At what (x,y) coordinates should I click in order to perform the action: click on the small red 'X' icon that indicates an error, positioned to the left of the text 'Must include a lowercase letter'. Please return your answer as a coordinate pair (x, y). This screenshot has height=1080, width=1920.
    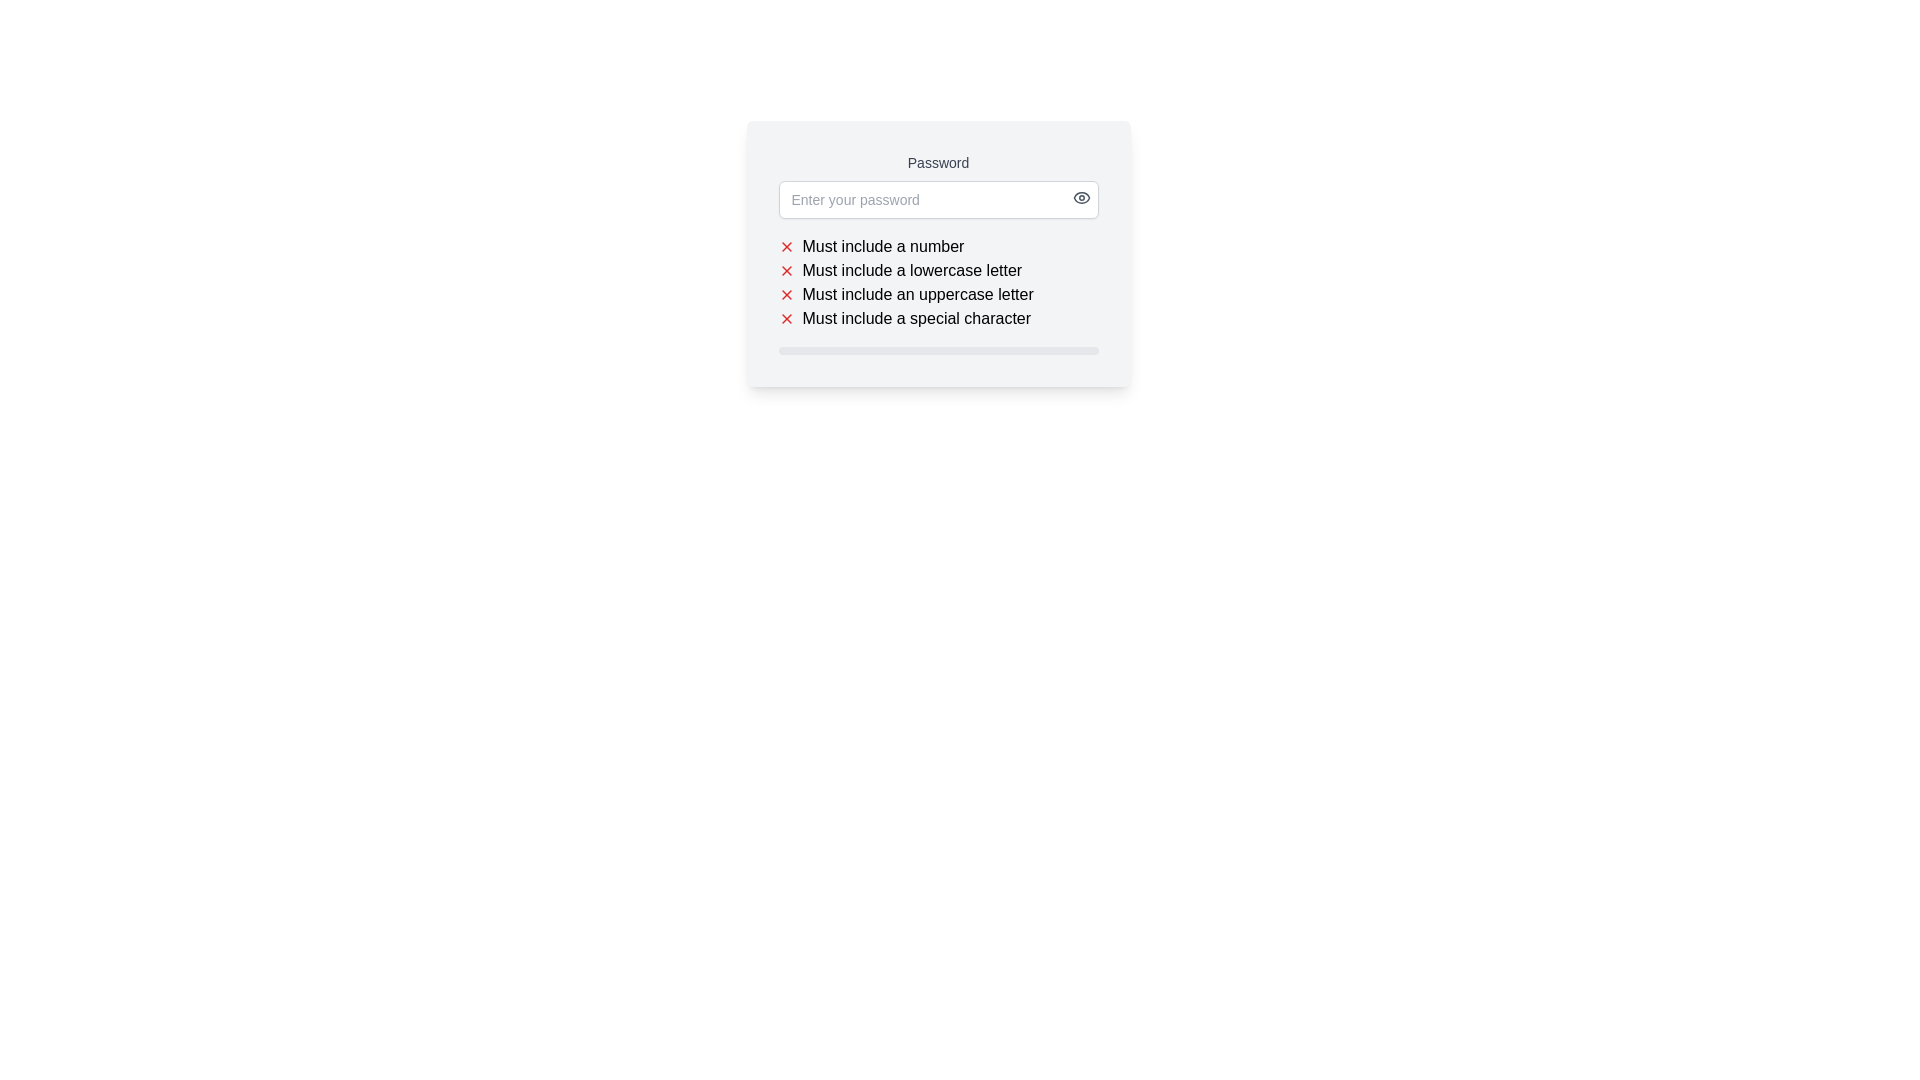
    Looking at the image, I should click on (785, 270).